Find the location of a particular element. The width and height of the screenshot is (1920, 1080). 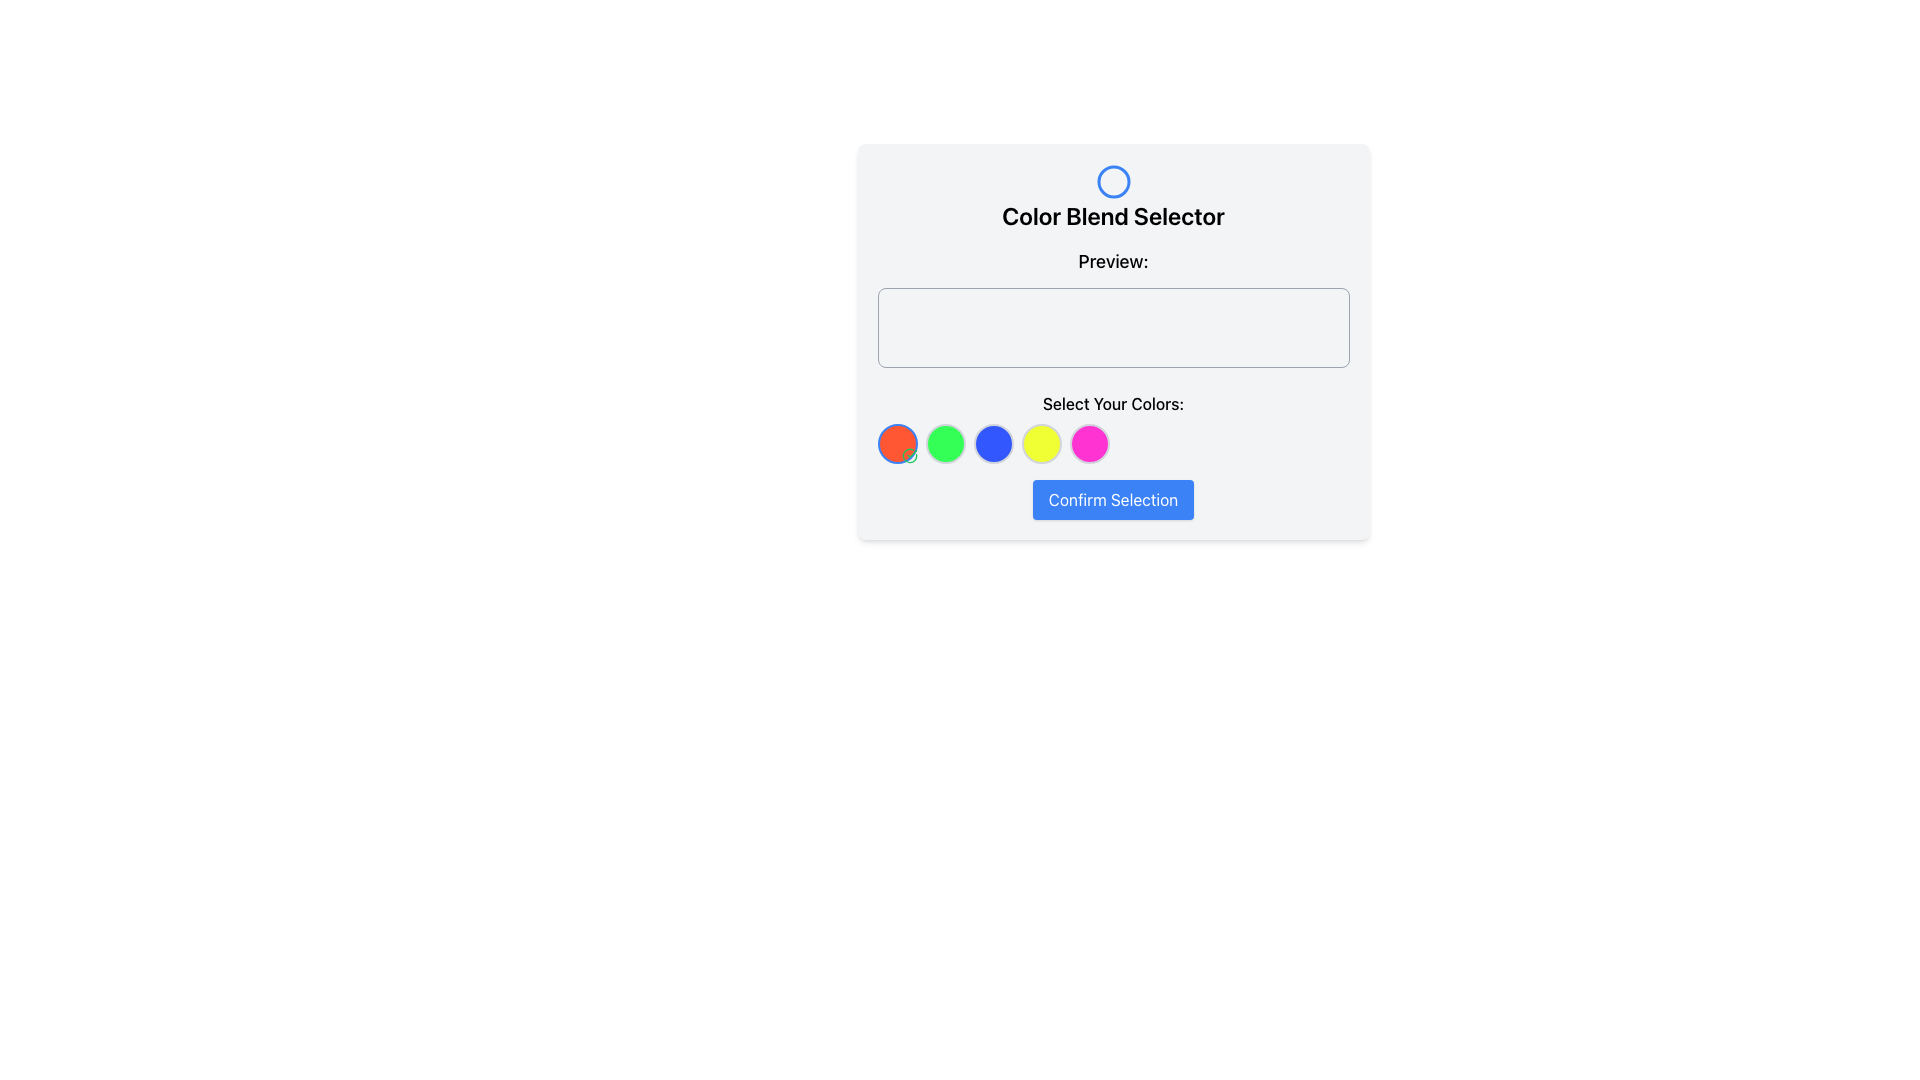

the prominently displayed header text reading 'Color Blend Selector', which is styled in a large, bold font and centered at the top of the form-like interface is located at coordinates (1112, 216).